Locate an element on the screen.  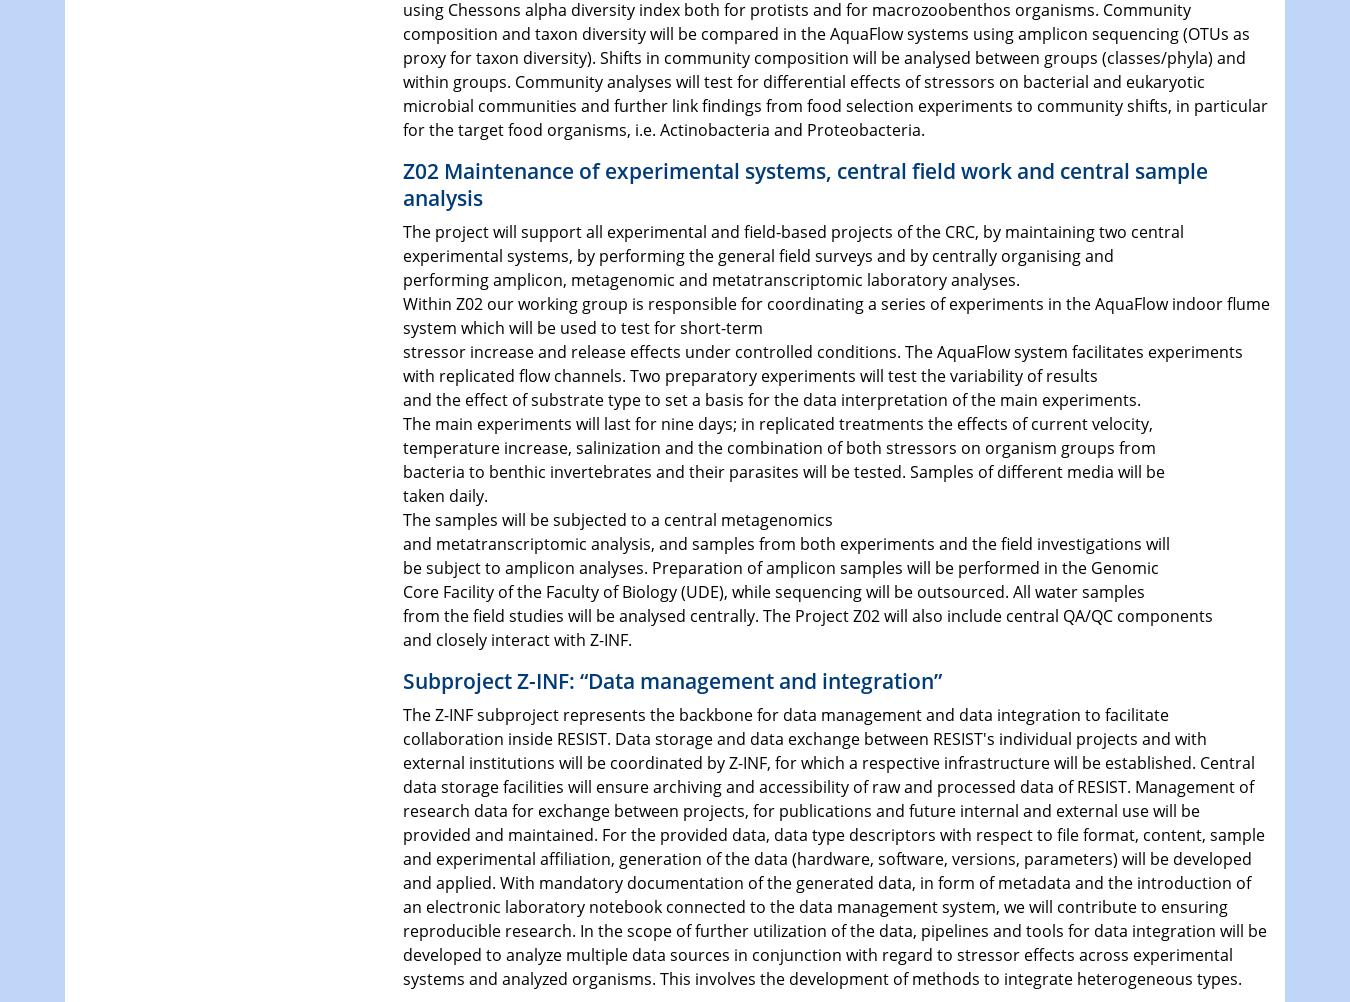
'Z02 Maintenance of experimental systems, central field work and central sample analysis' is located at coordinates (804, 183).